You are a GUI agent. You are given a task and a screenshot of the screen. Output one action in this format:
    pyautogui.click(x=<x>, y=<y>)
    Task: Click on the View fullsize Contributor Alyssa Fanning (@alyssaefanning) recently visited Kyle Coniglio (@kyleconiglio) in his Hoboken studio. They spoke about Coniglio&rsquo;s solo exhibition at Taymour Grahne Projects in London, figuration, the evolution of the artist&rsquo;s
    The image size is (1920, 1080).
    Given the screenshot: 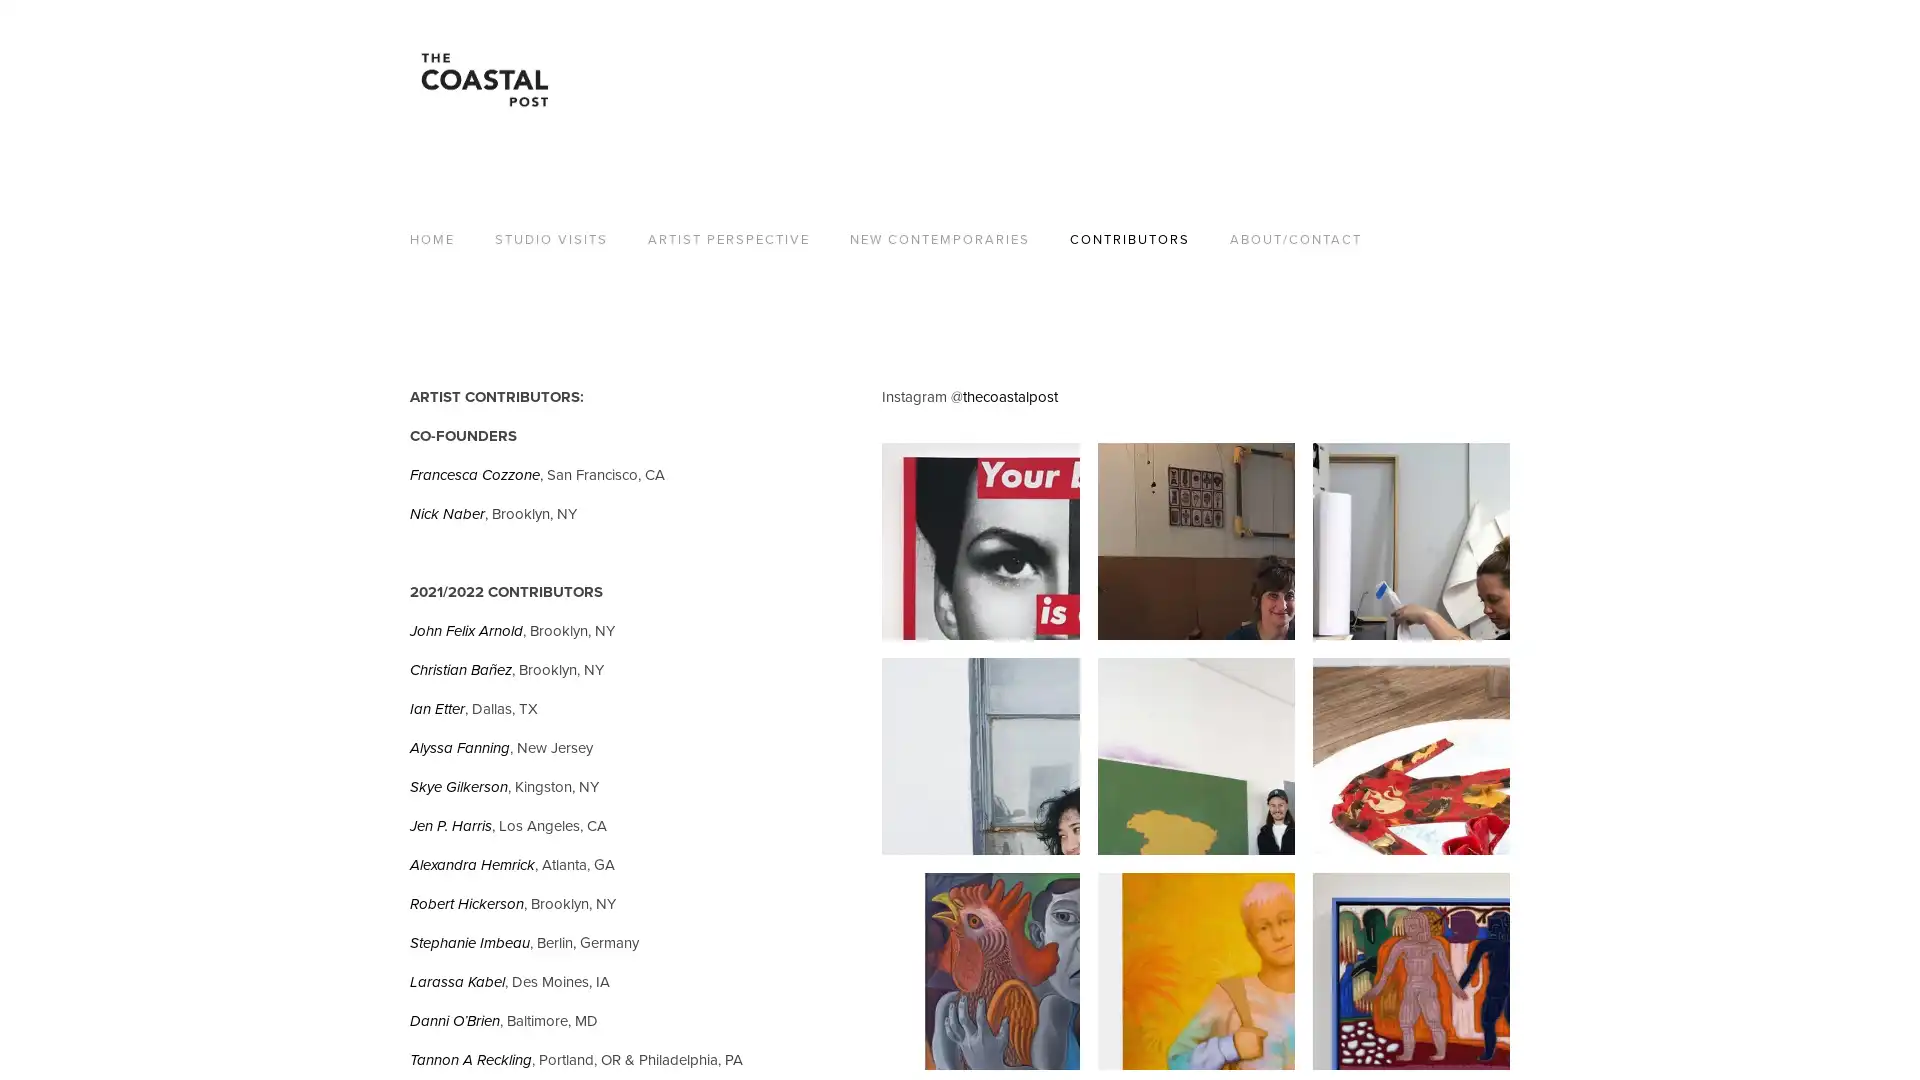 What is the action you would take?
    pyautogui.click(x=1195, y=970)
    